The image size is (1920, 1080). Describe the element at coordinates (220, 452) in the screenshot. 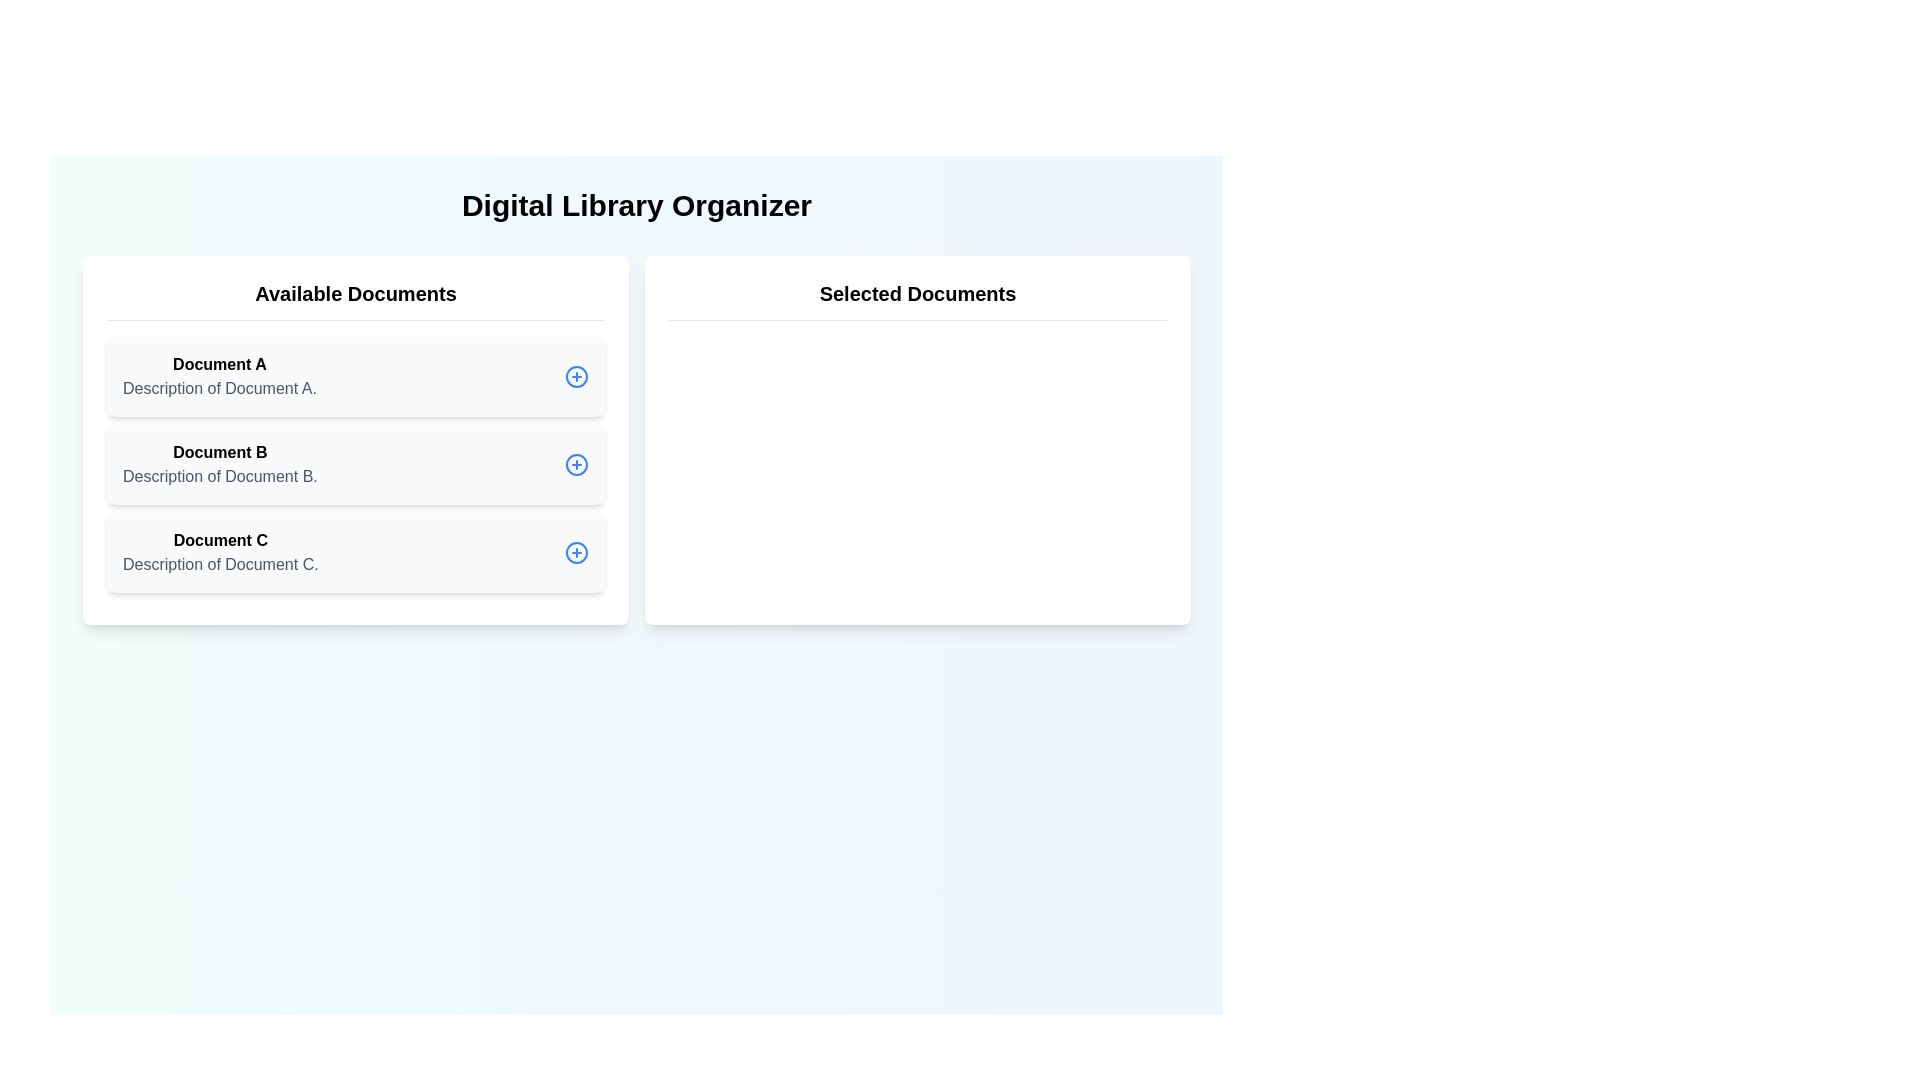

I see `the bold text label 'Document B' located in the 'Available Documents' section` at that location.